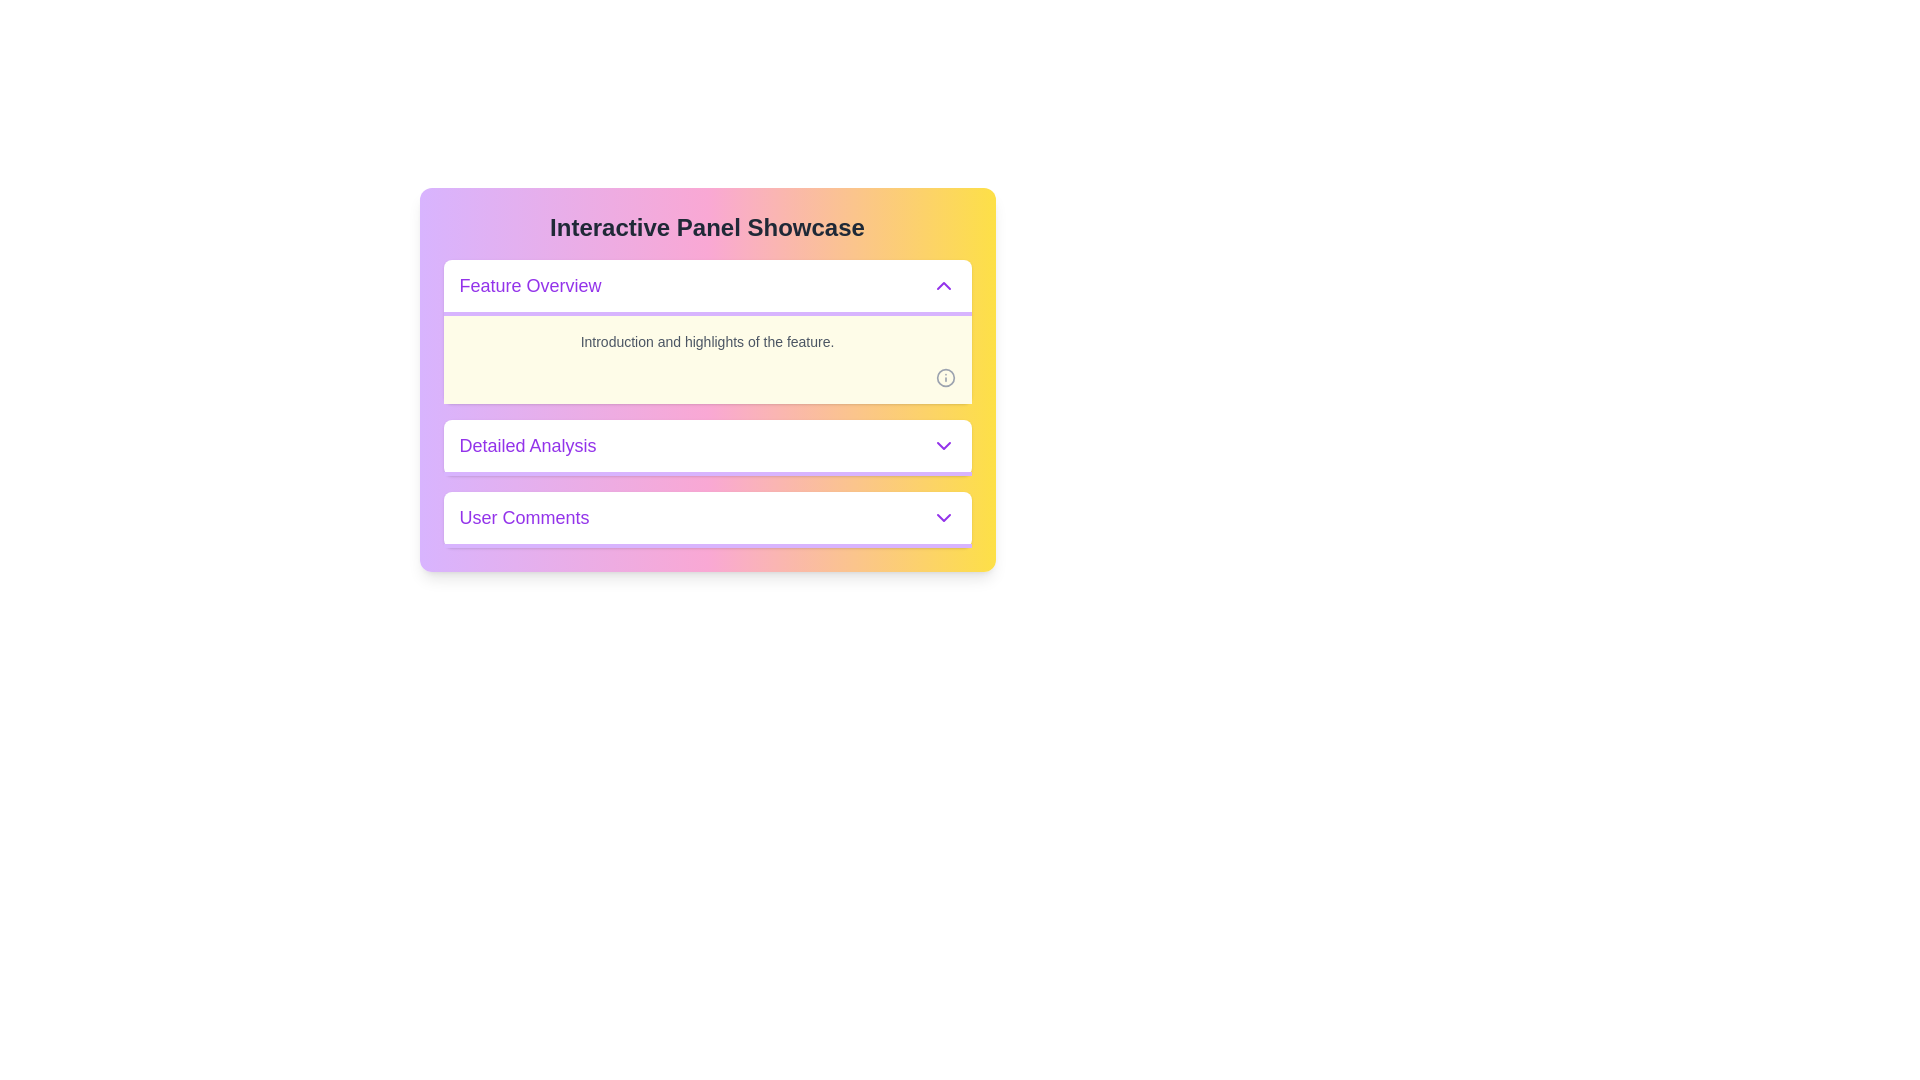 The width and height of the screenshot is (1920, 1080). What do you see at coordinates (942, 516) in the screenshot?
I see `the chevron icon on the Dropdown toggle button` at bounding box center [942, 516].